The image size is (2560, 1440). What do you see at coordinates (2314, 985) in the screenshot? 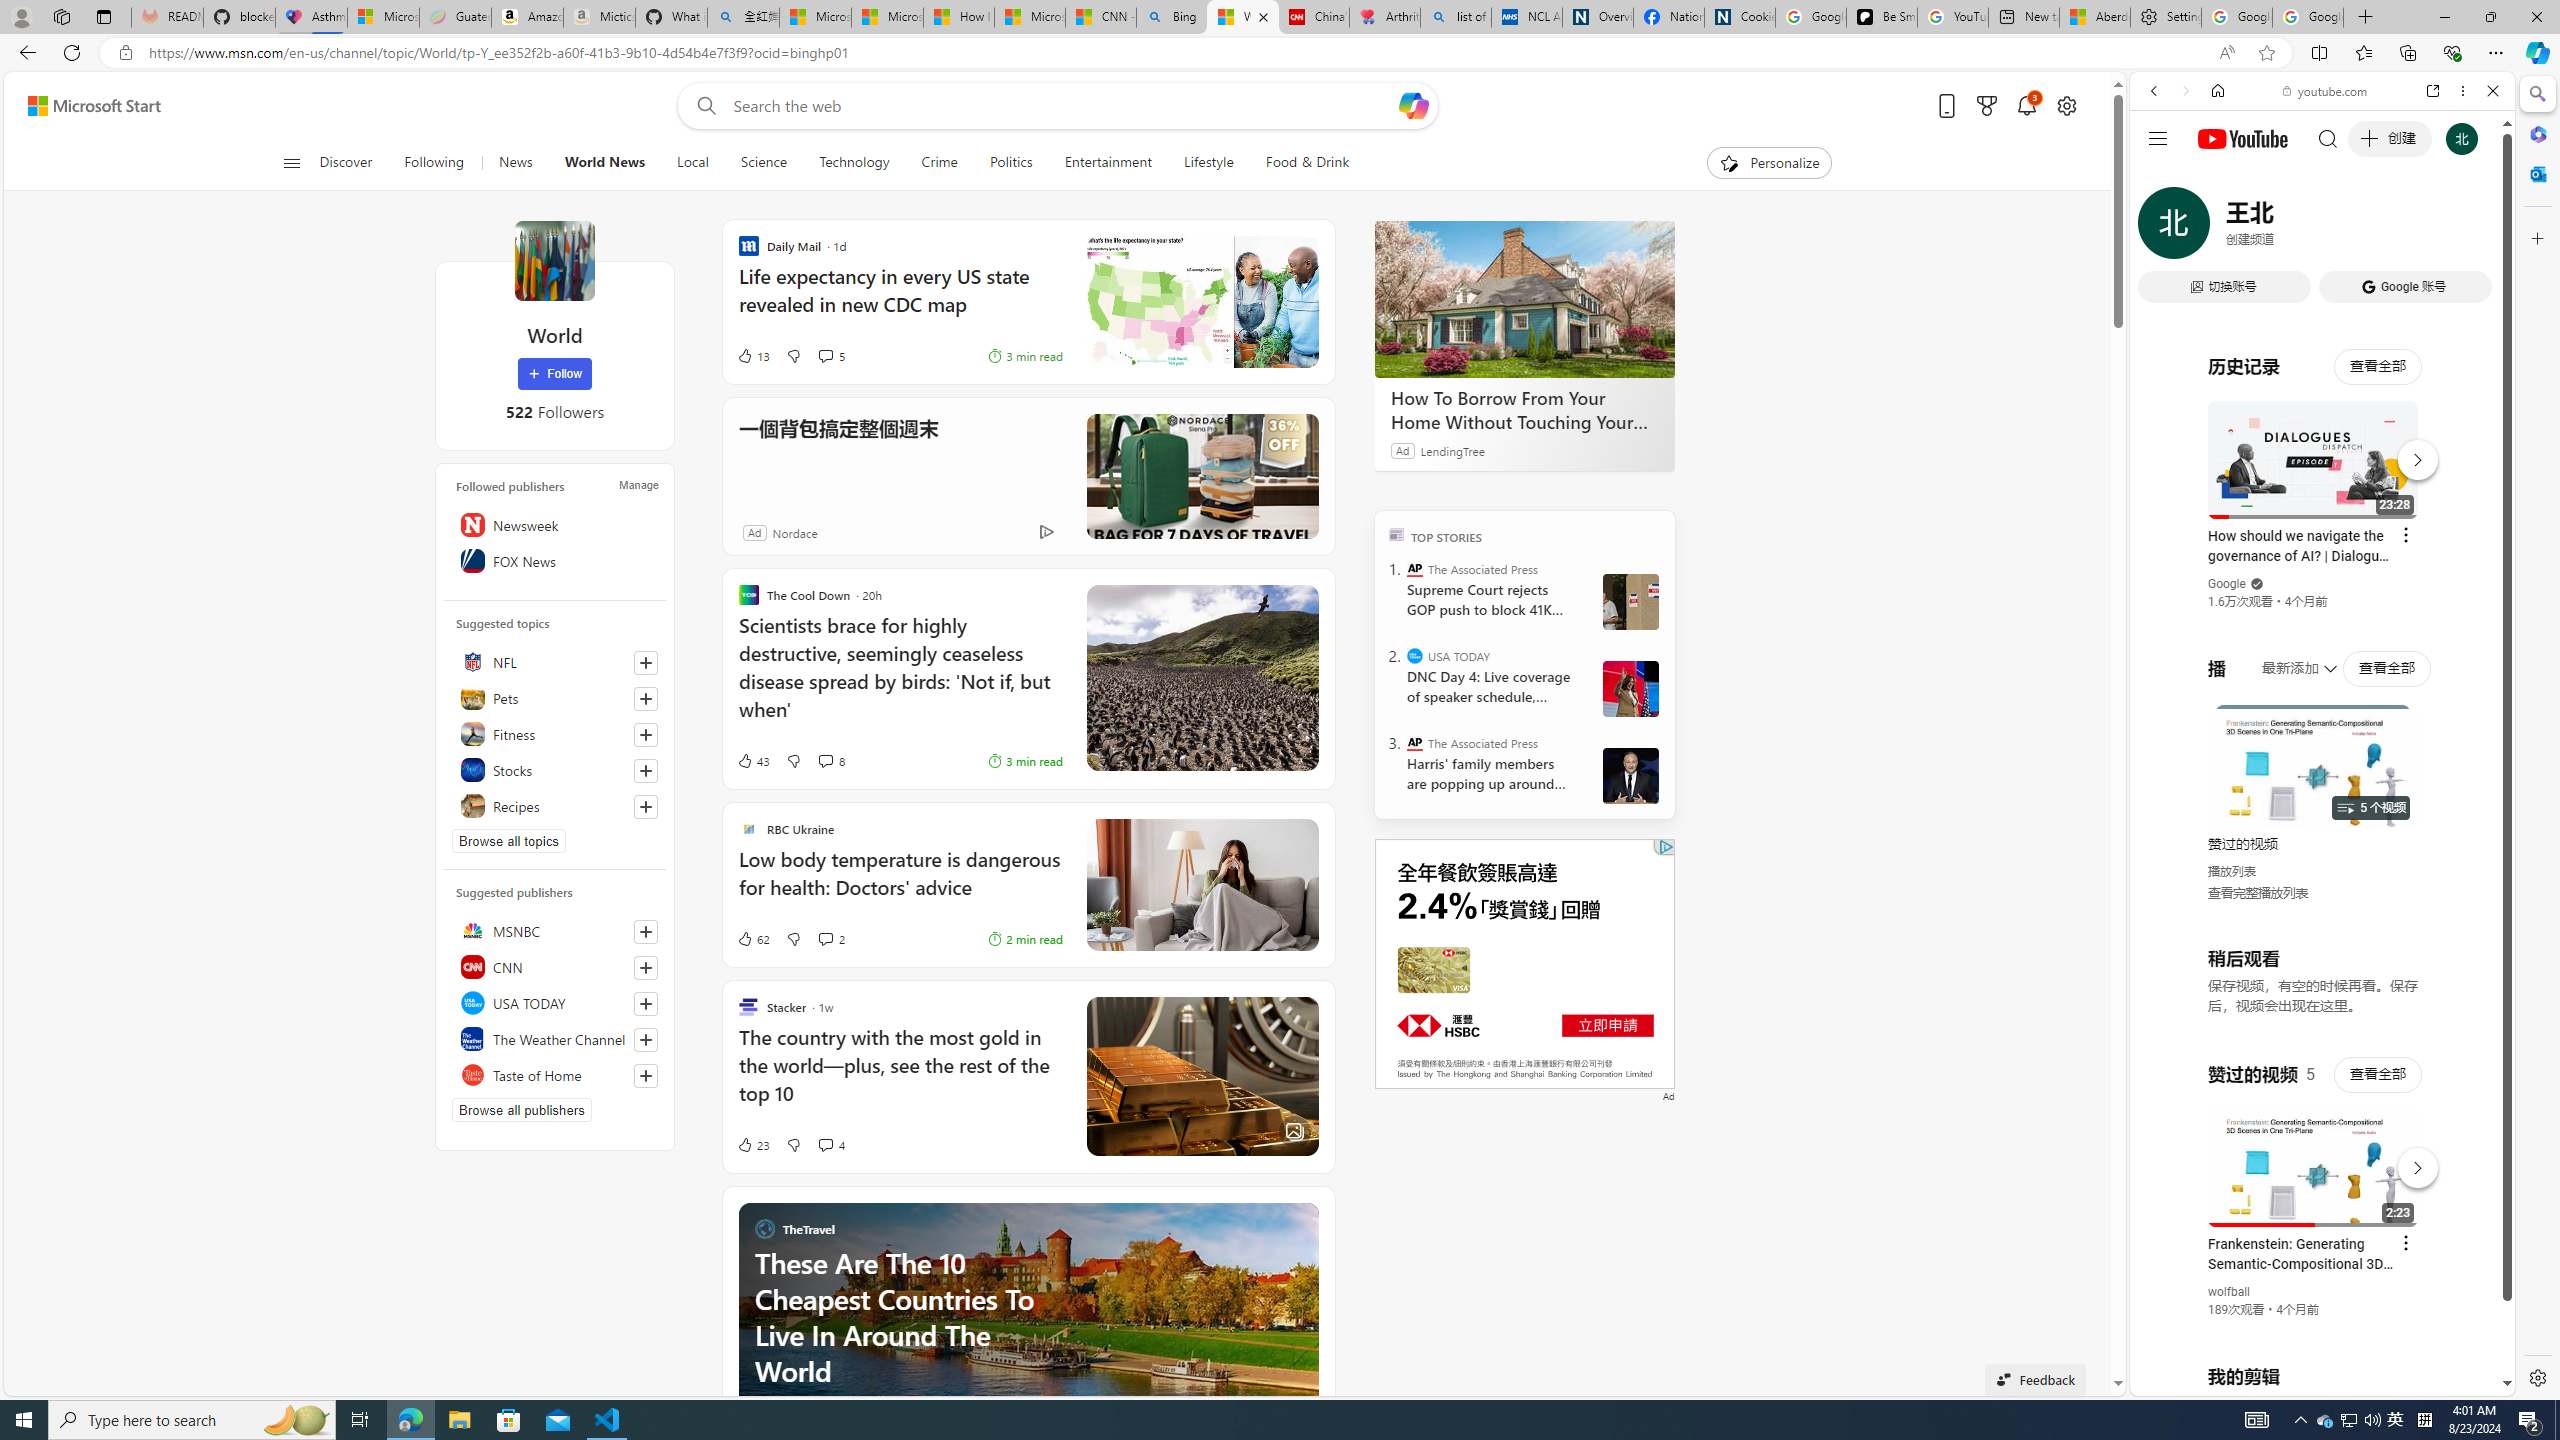
I see `'YouTube - YouTube'` at bounding box center [2314, 985].